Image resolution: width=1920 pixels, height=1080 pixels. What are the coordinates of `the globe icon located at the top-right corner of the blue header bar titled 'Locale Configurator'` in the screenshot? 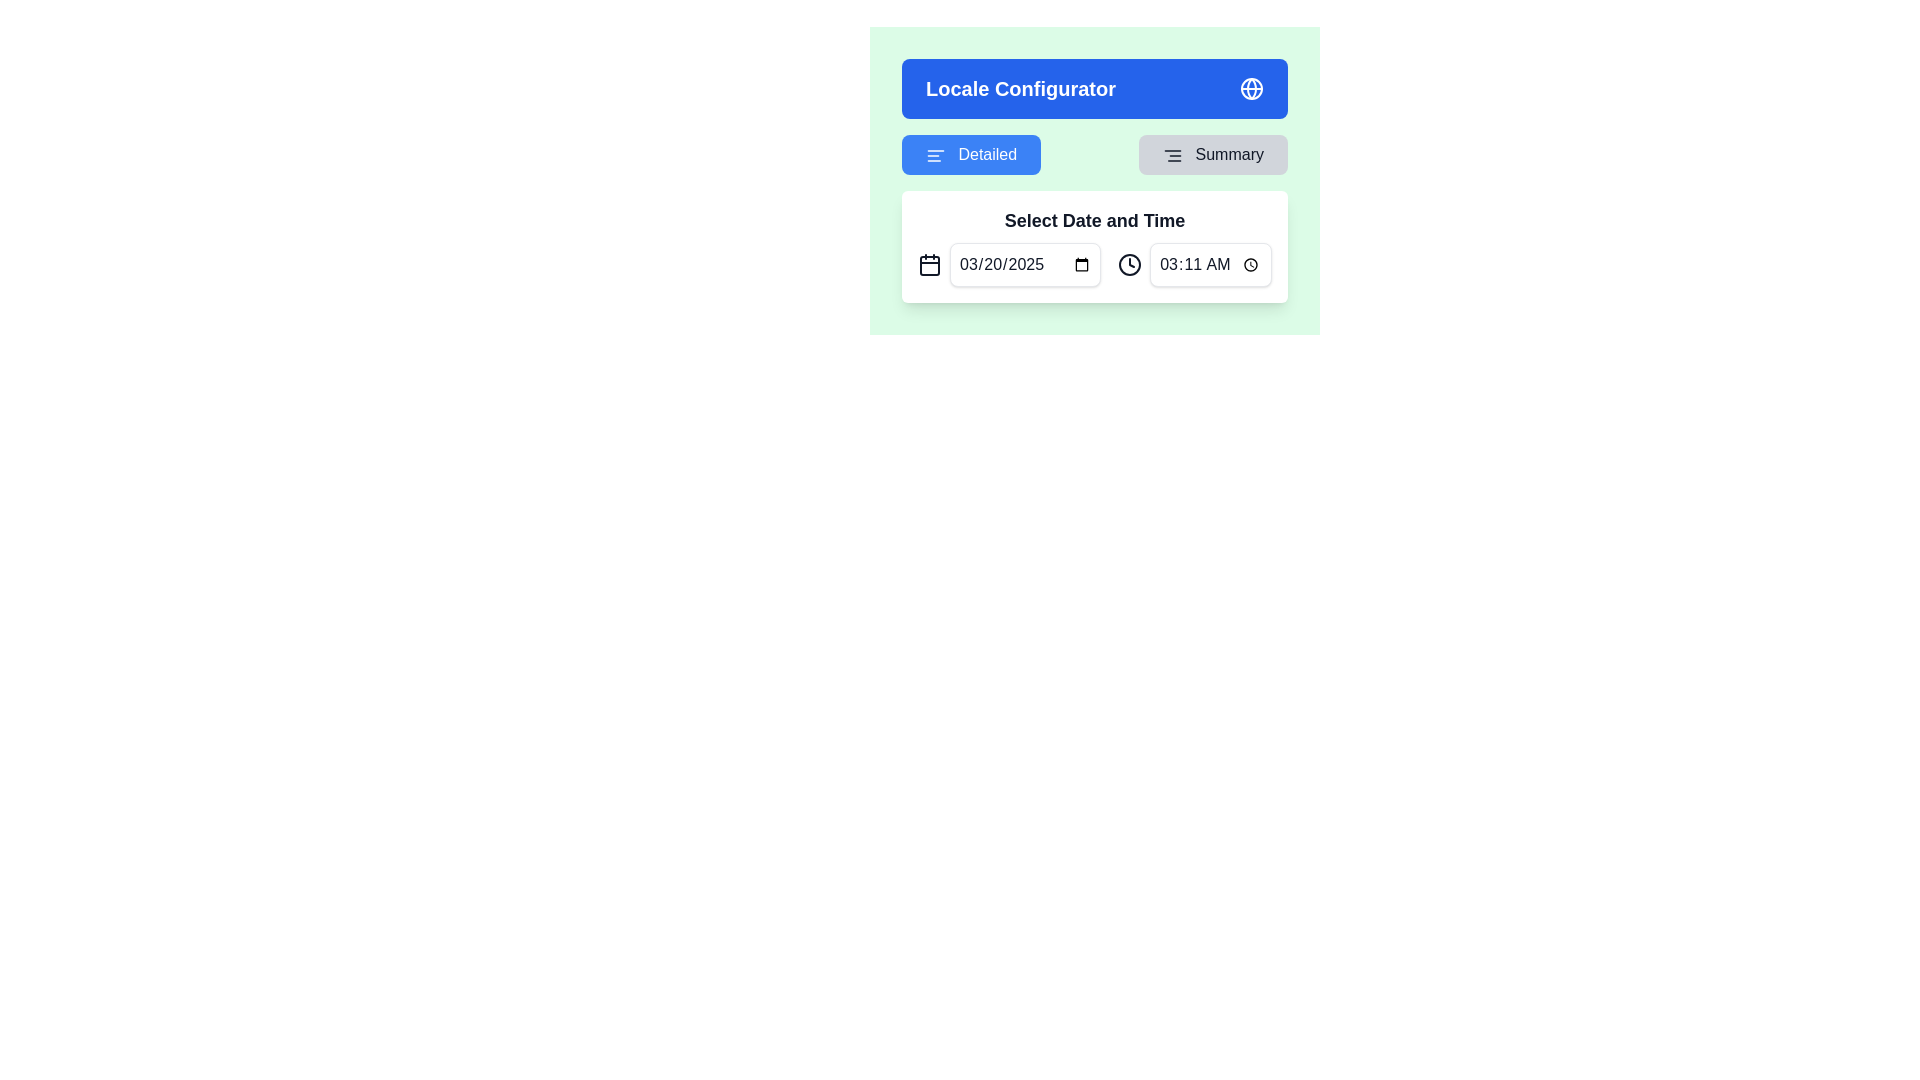 It's located at (1251, 87).